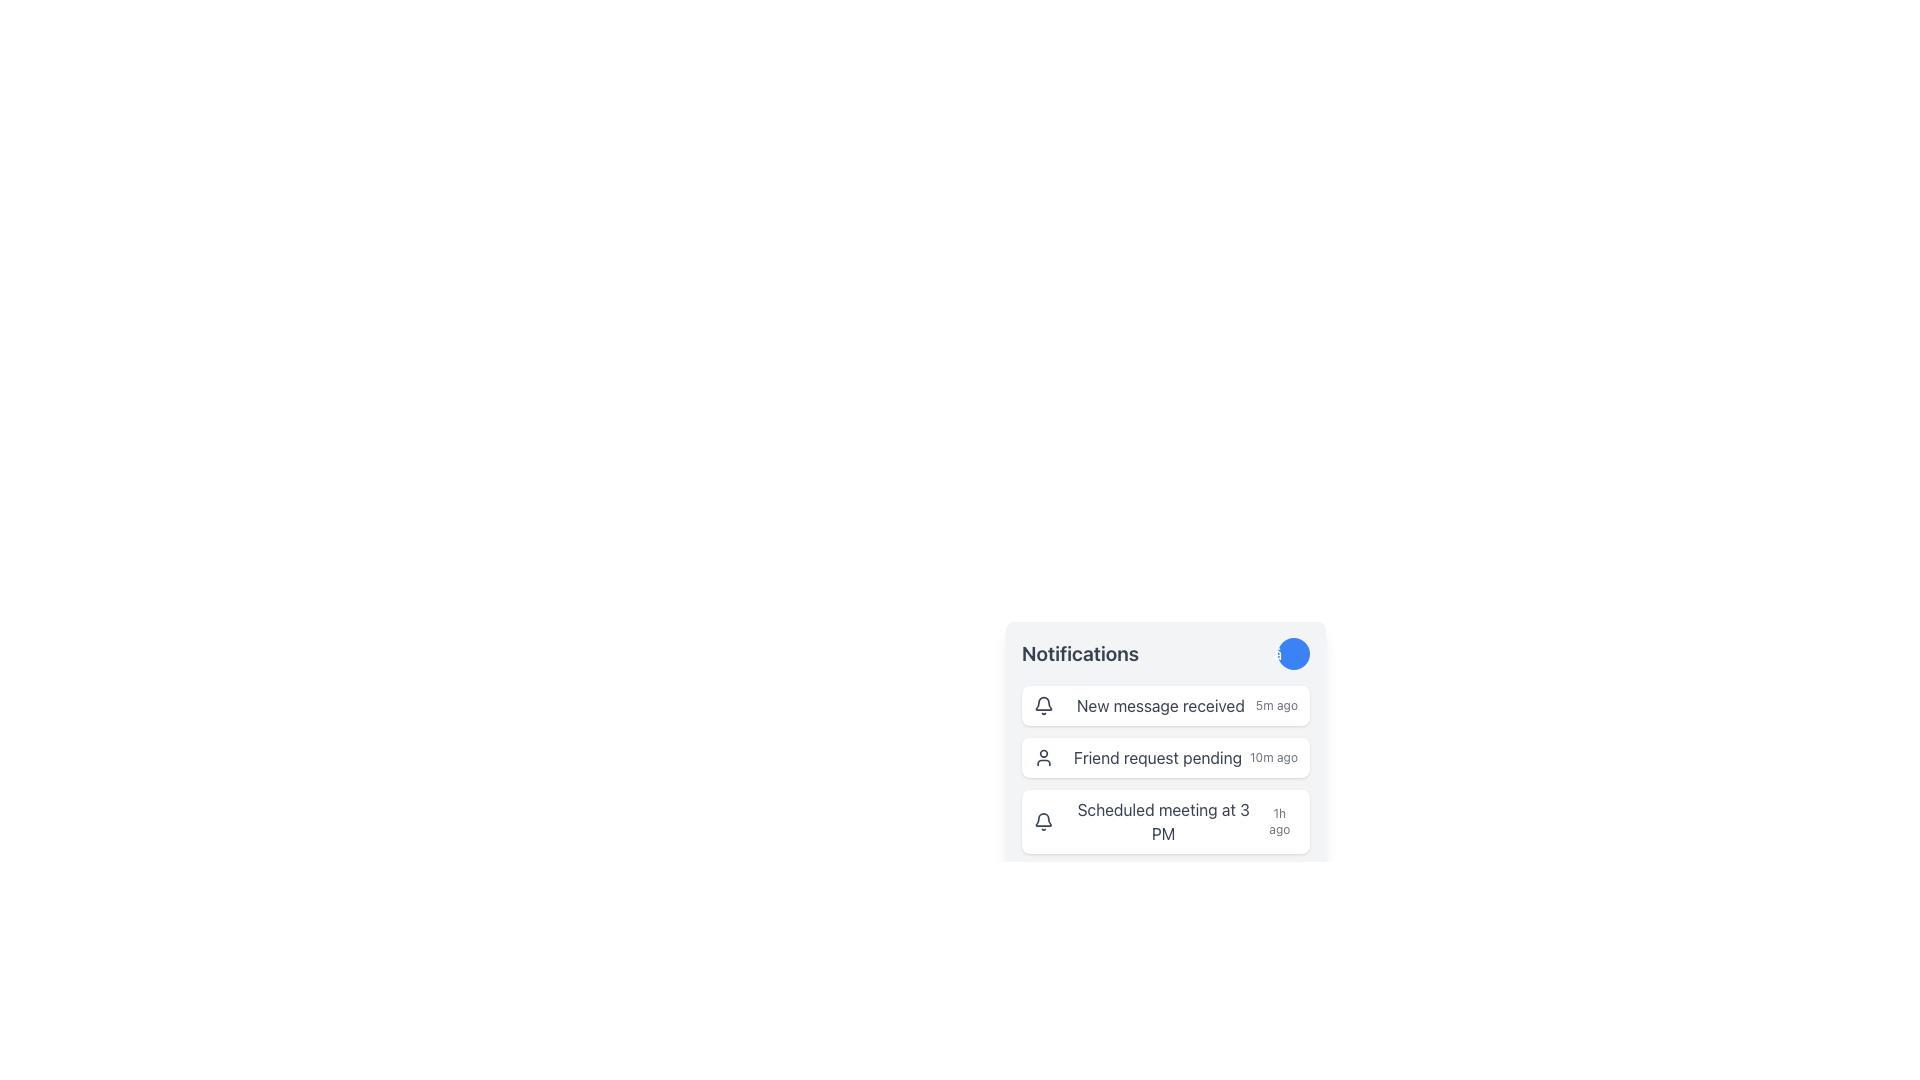 This screenshot has width=1920, height=1080. What do you see at coordinates (1278, 821) in the screenshot?
I see `timestamp displayed as '1h ago' in the small text label located in the bottom-right corner of the 'Scheduled meeting at 3 PM' notification card` at bounding box center [1278, 821].